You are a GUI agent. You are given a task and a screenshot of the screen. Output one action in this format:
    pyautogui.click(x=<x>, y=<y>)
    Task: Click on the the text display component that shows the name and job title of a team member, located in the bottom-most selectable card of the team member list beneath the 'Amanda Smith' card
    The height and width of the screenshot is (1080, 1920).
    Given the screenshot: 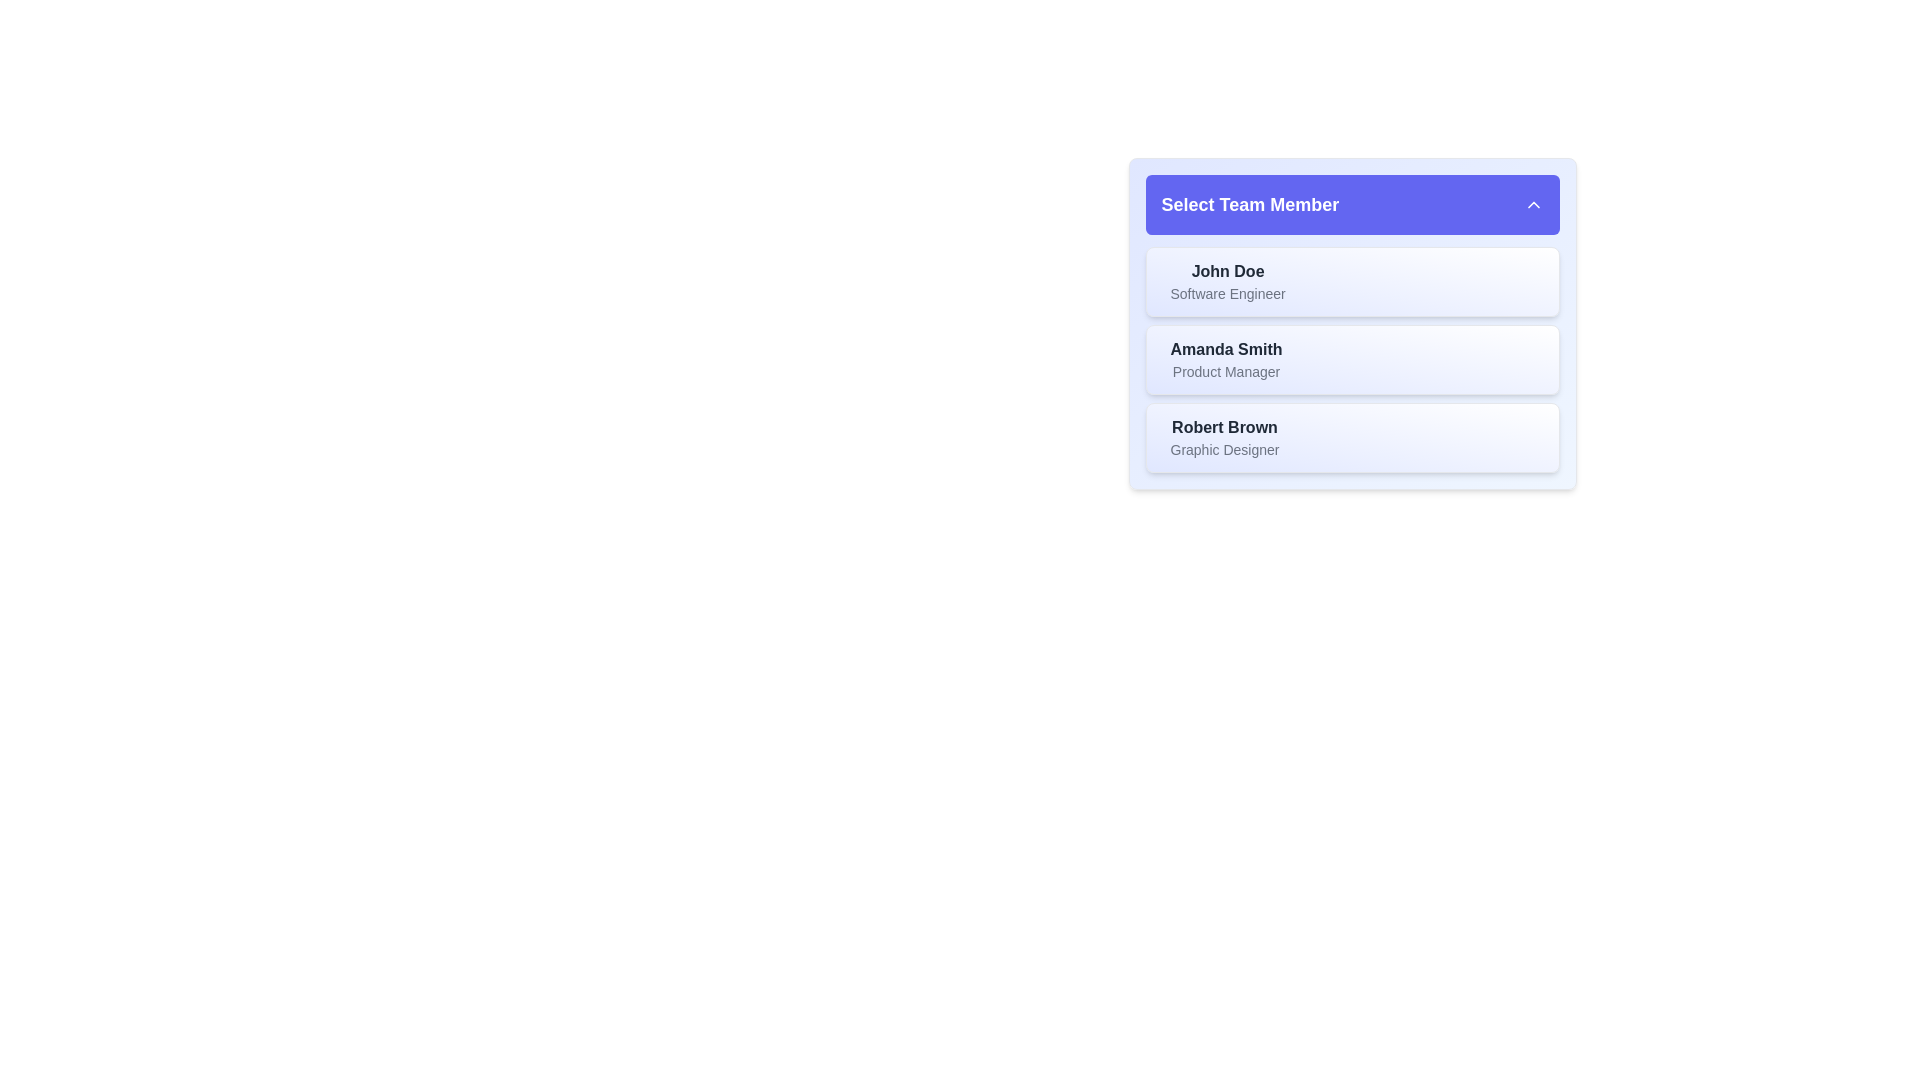 What is the action you would take?
    pyautogui.click(x=1223, y=437)
    